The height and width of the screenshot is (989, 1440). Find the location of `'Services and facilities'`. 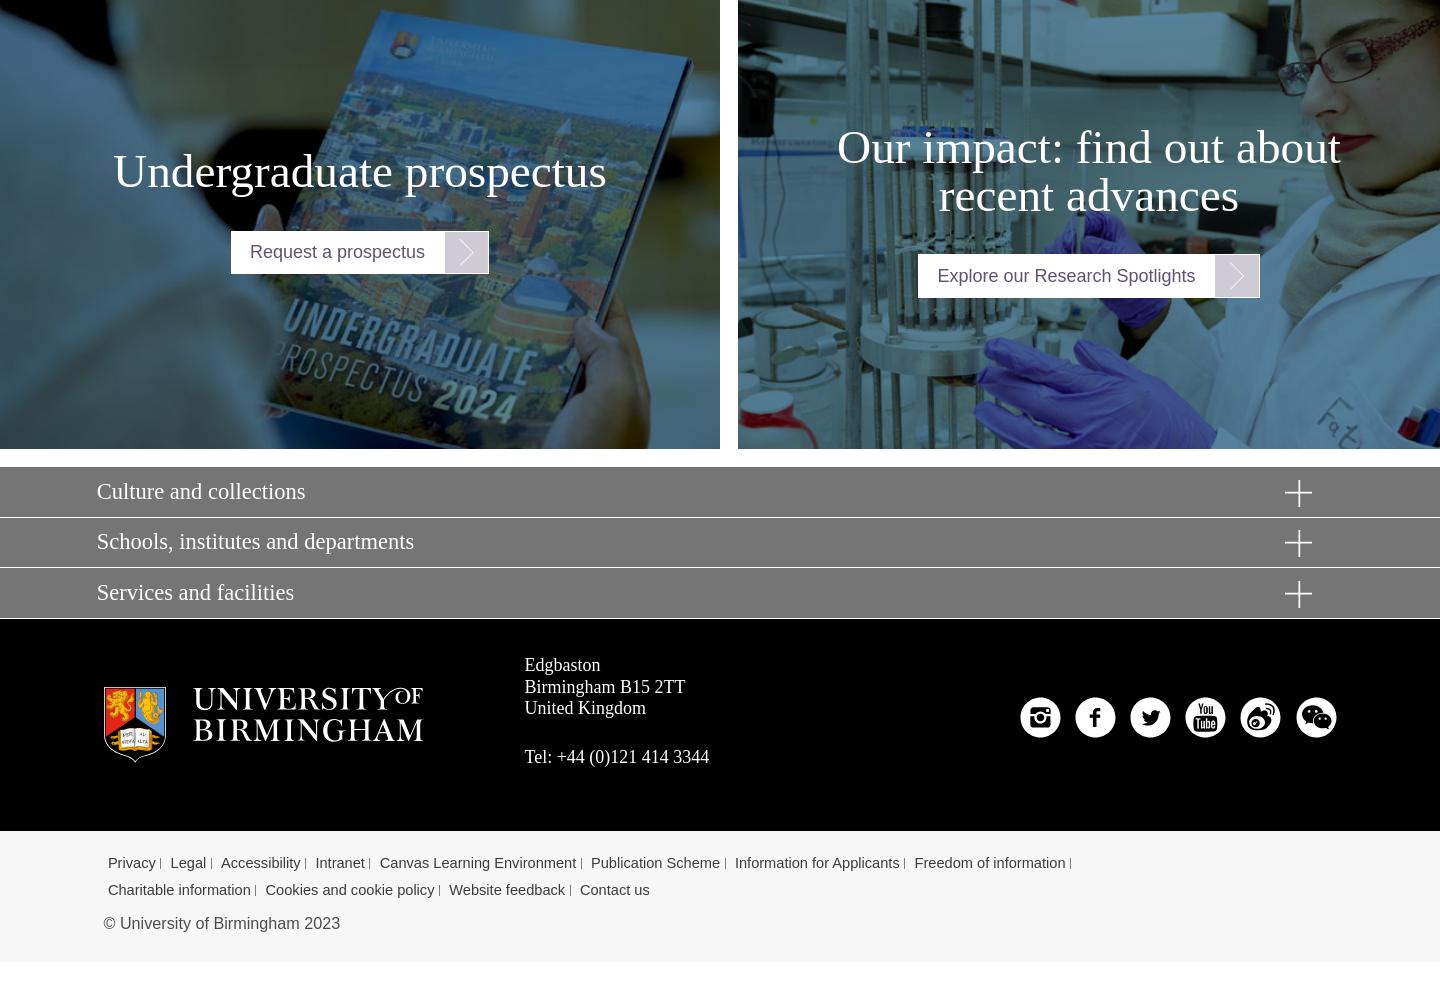

'Services and facilities' is located at coordinates (194, 590).